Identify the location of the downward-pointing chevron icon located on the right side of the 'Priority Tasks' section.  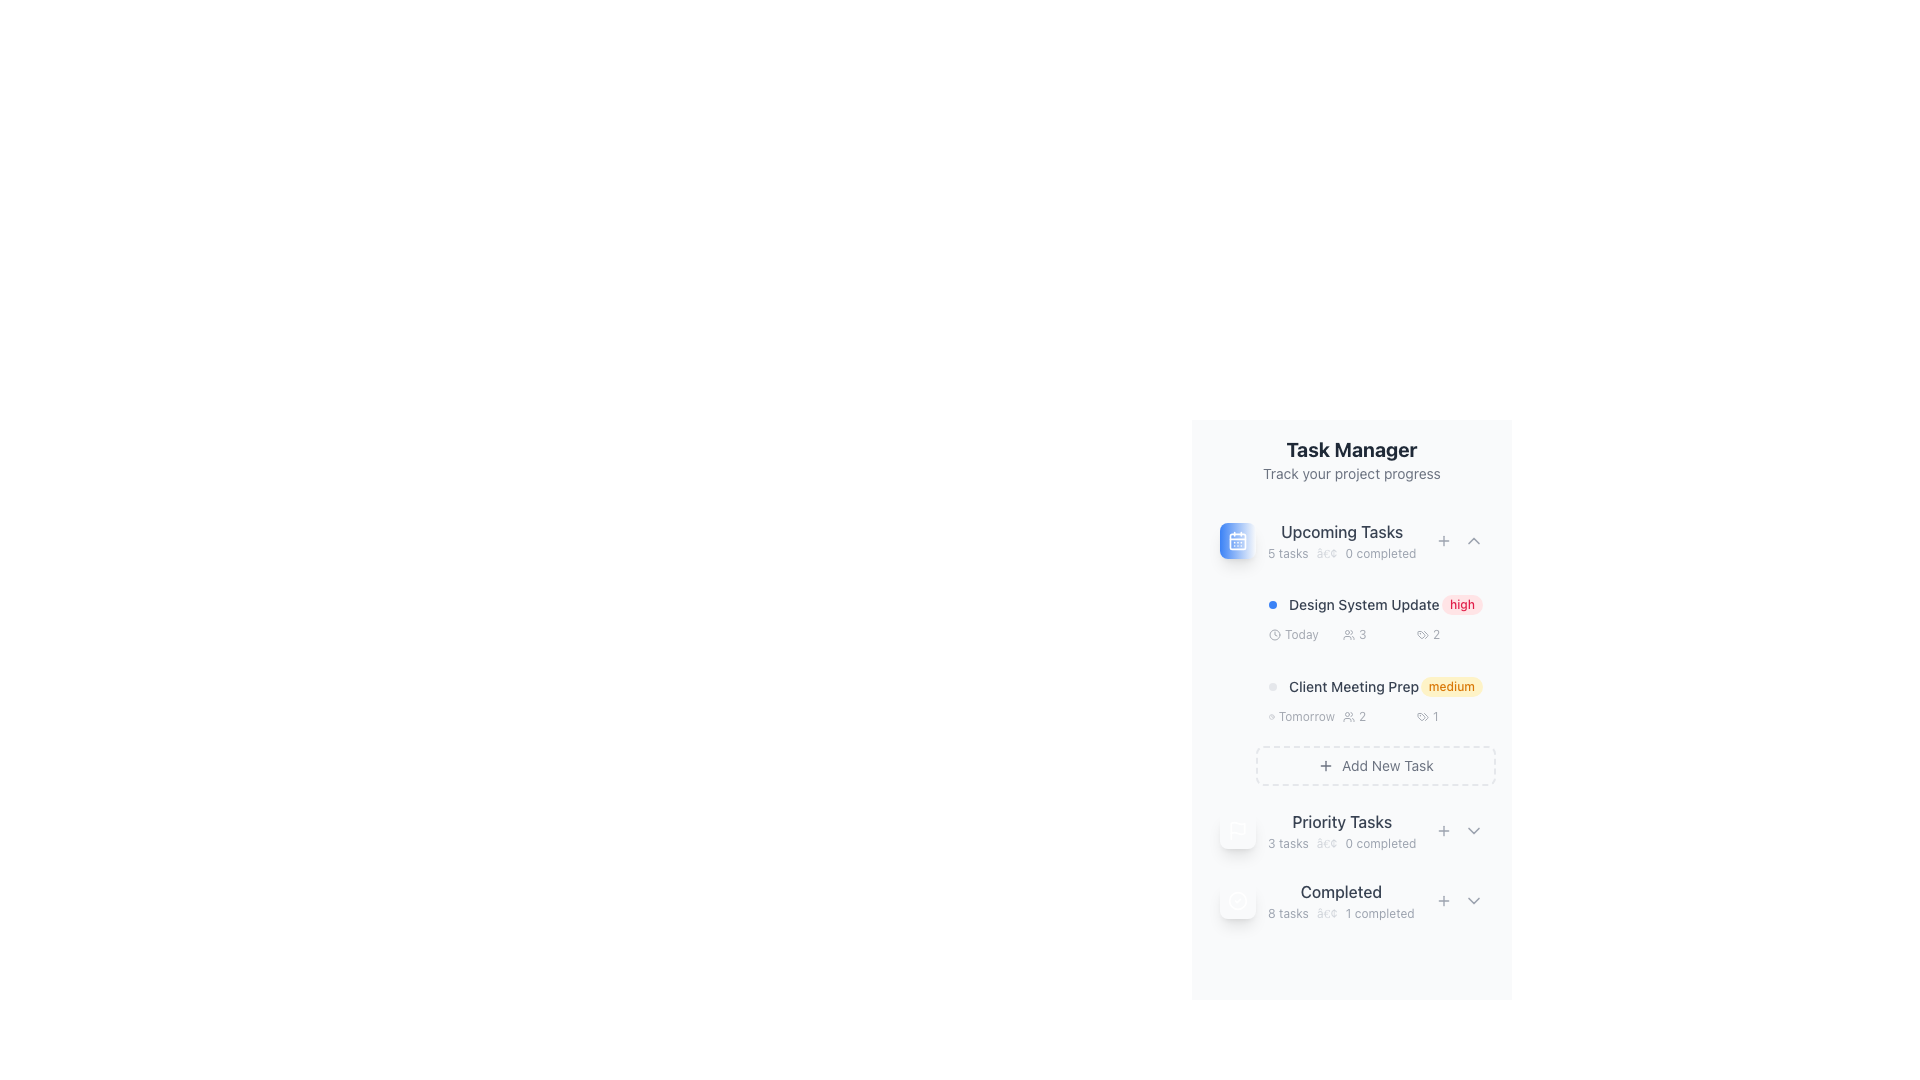
(1473, 830).